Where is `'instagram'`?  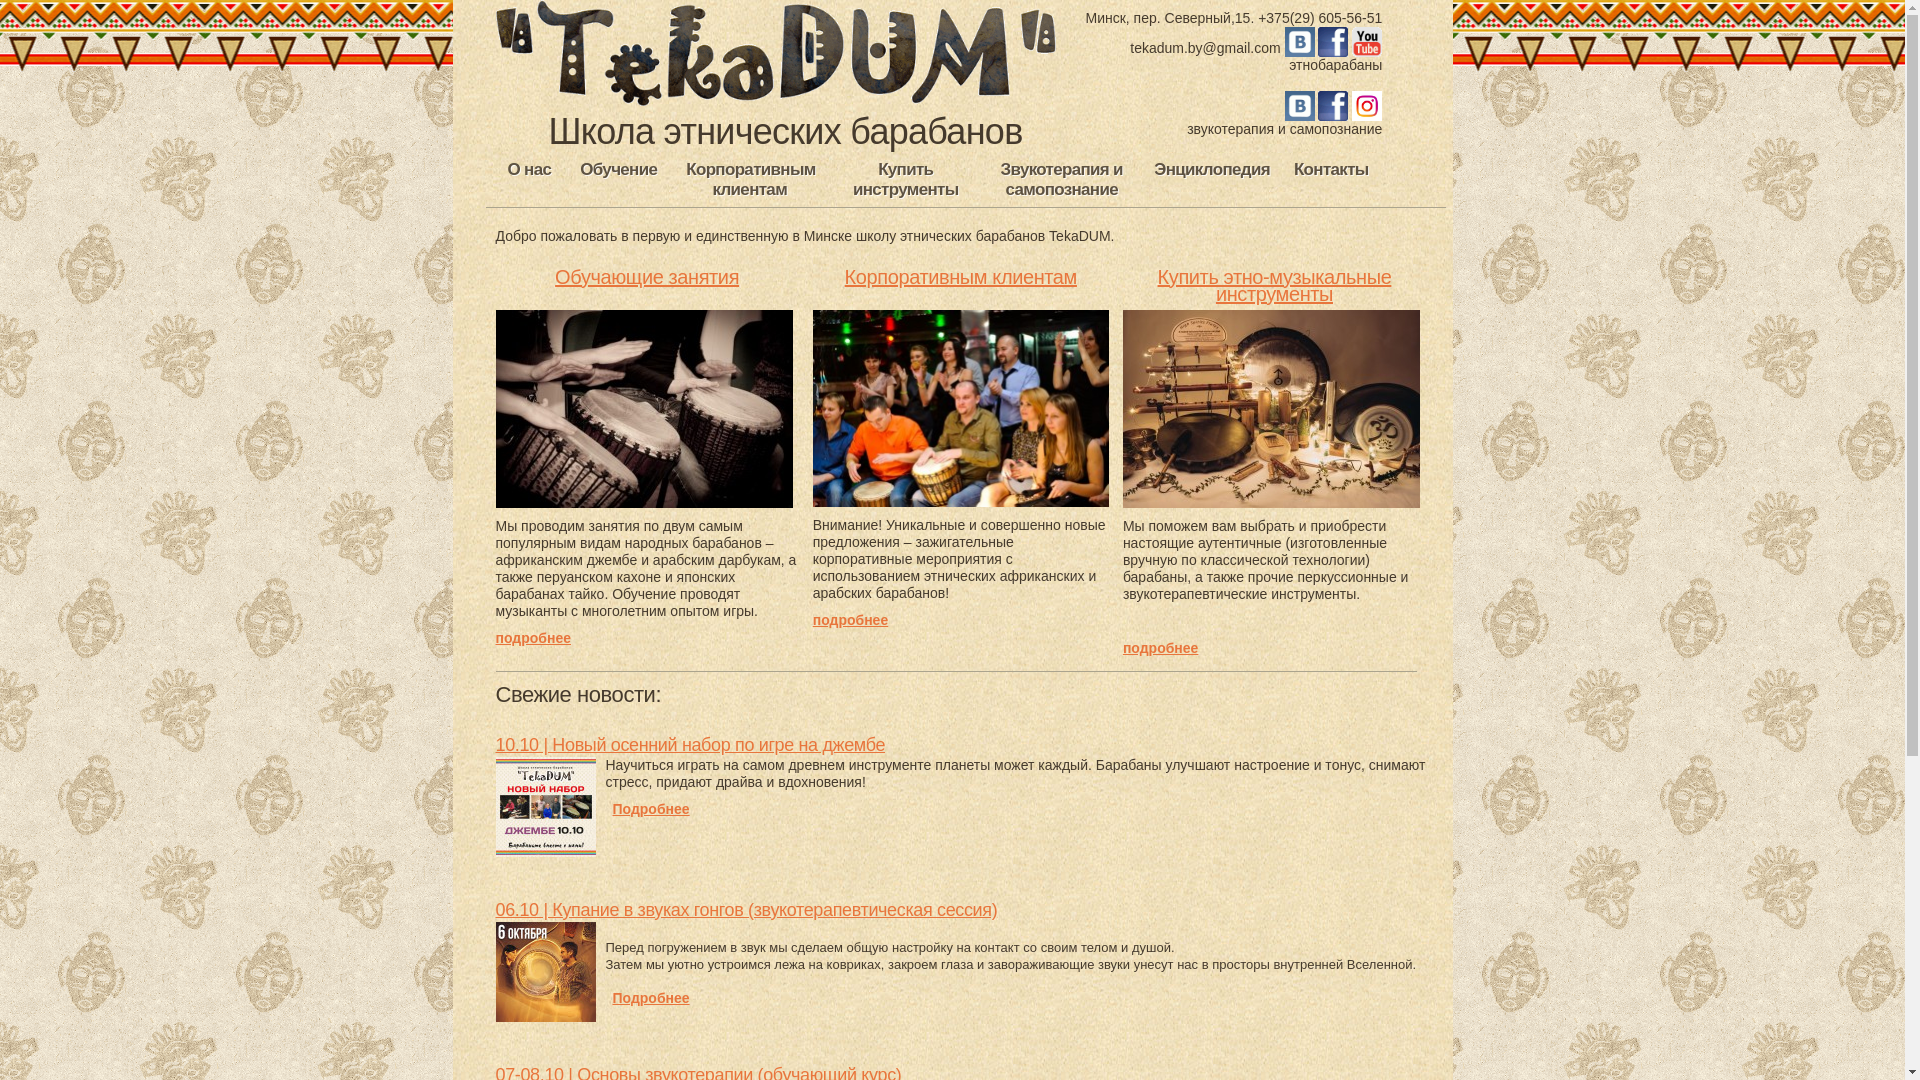 'instagram' is located at coordinates (1366, 111).